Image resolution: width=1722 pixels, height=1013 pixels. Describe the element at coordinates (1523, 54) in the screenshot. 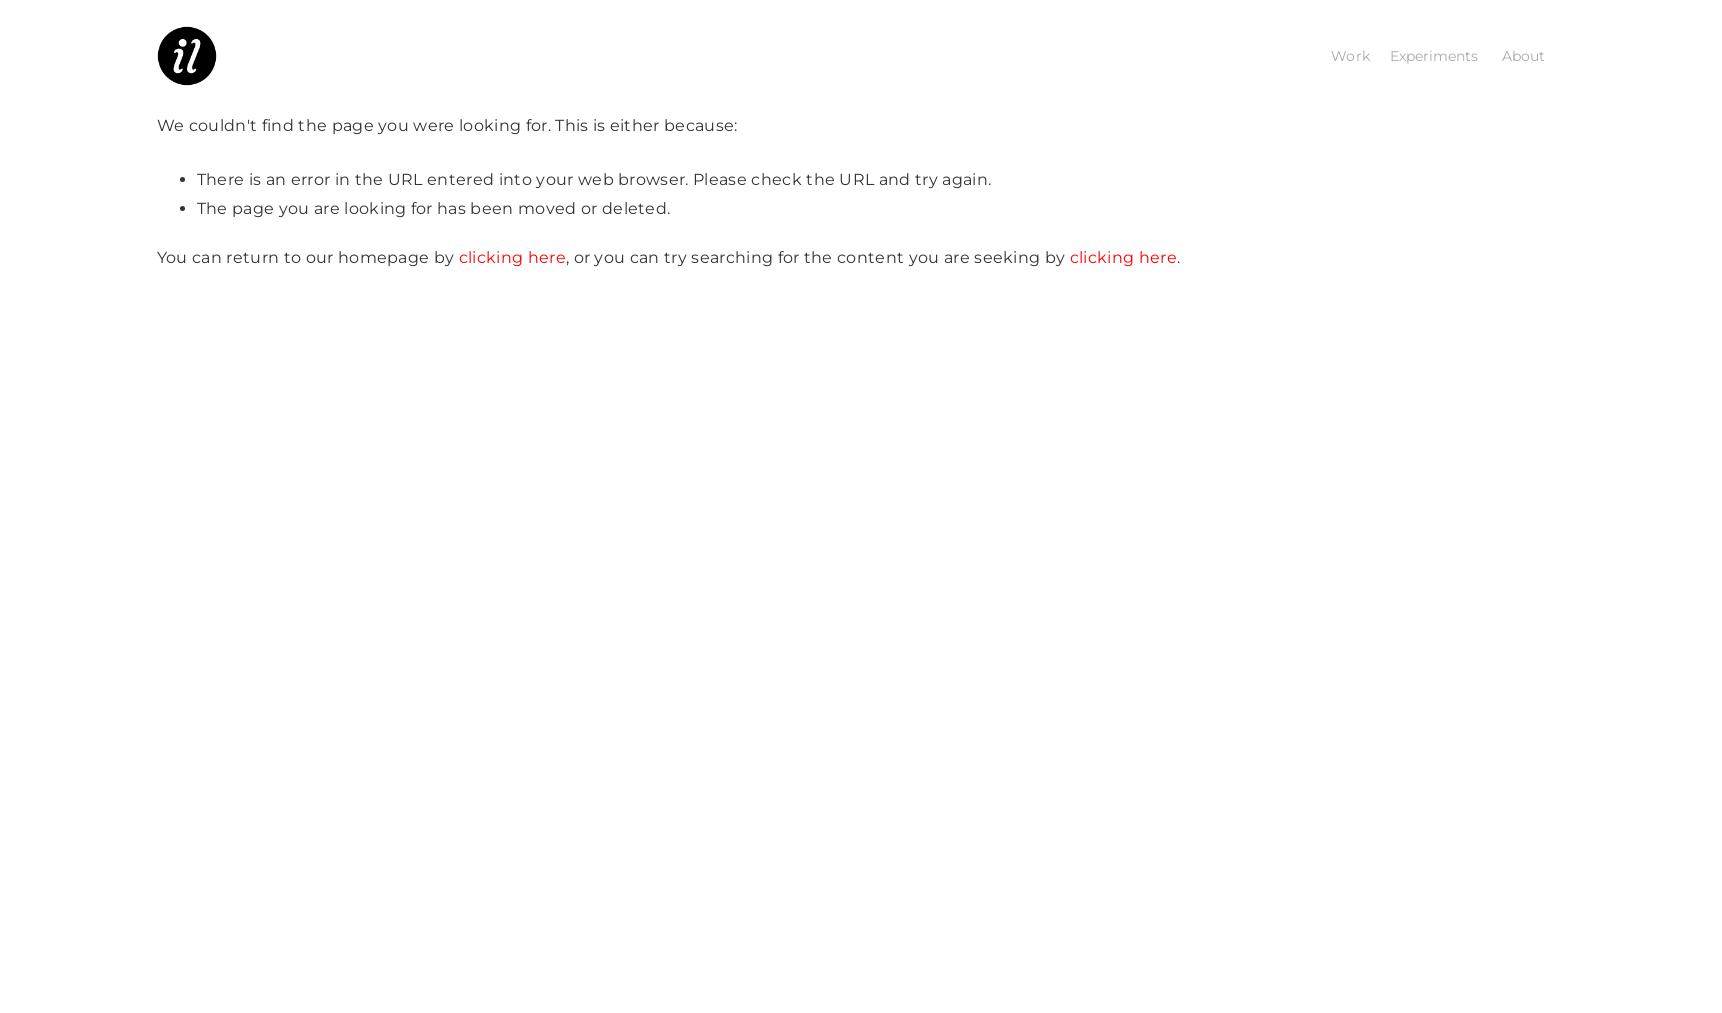

I see `'About'` at that location.